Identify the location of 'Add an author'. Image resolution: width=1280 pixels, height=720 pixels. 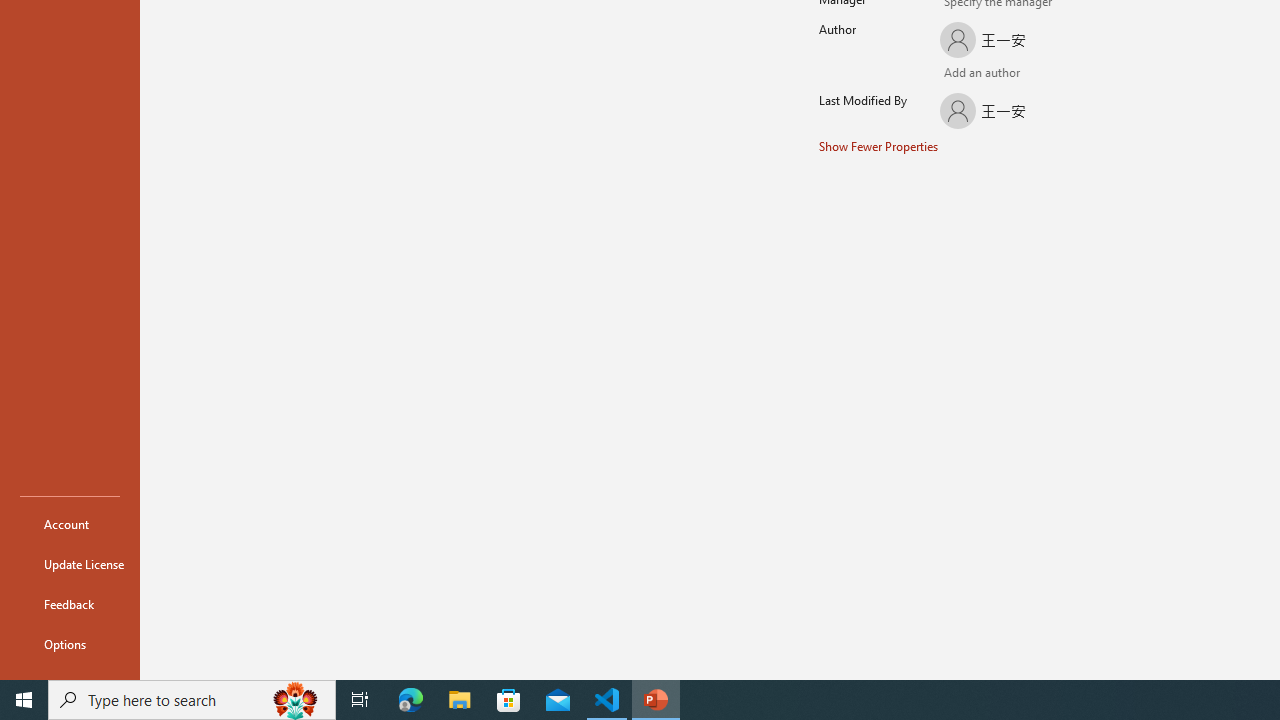
(954, 73).